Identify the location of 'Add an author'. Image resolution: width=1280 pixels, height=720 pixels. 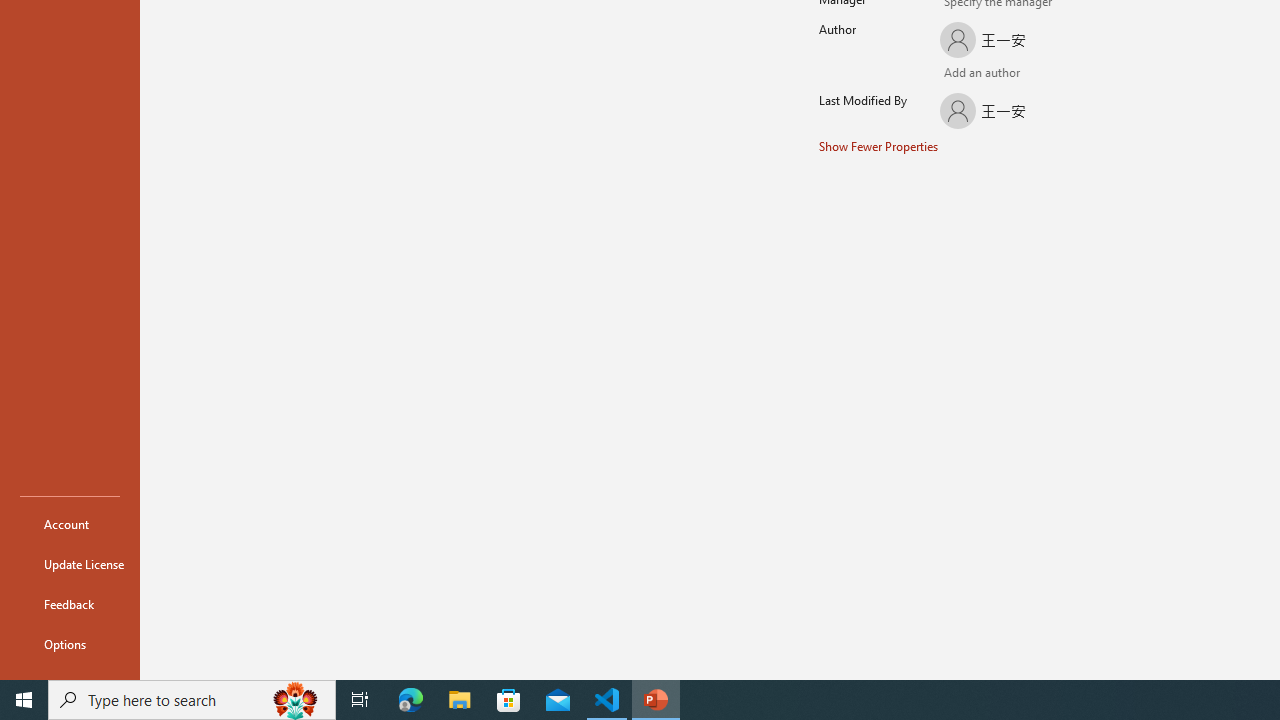
(954, 73).